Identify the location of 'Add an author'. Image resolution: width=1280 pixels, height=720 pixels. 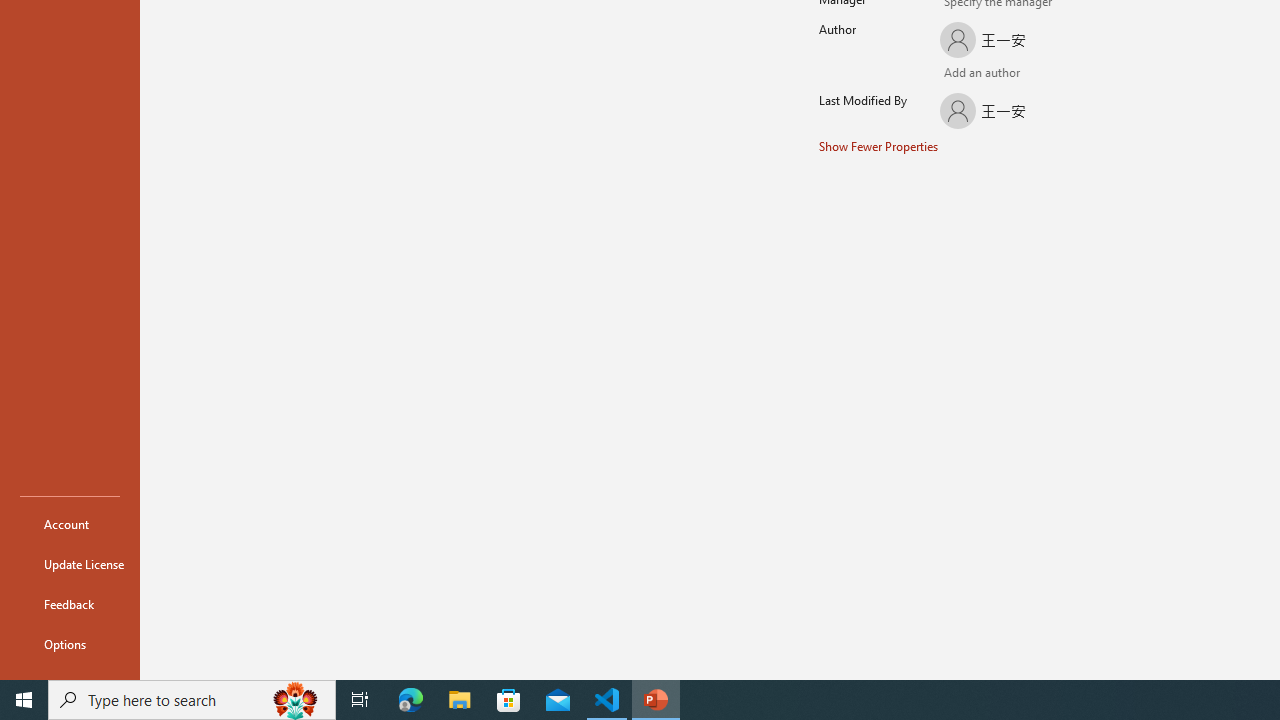
(954, 73).